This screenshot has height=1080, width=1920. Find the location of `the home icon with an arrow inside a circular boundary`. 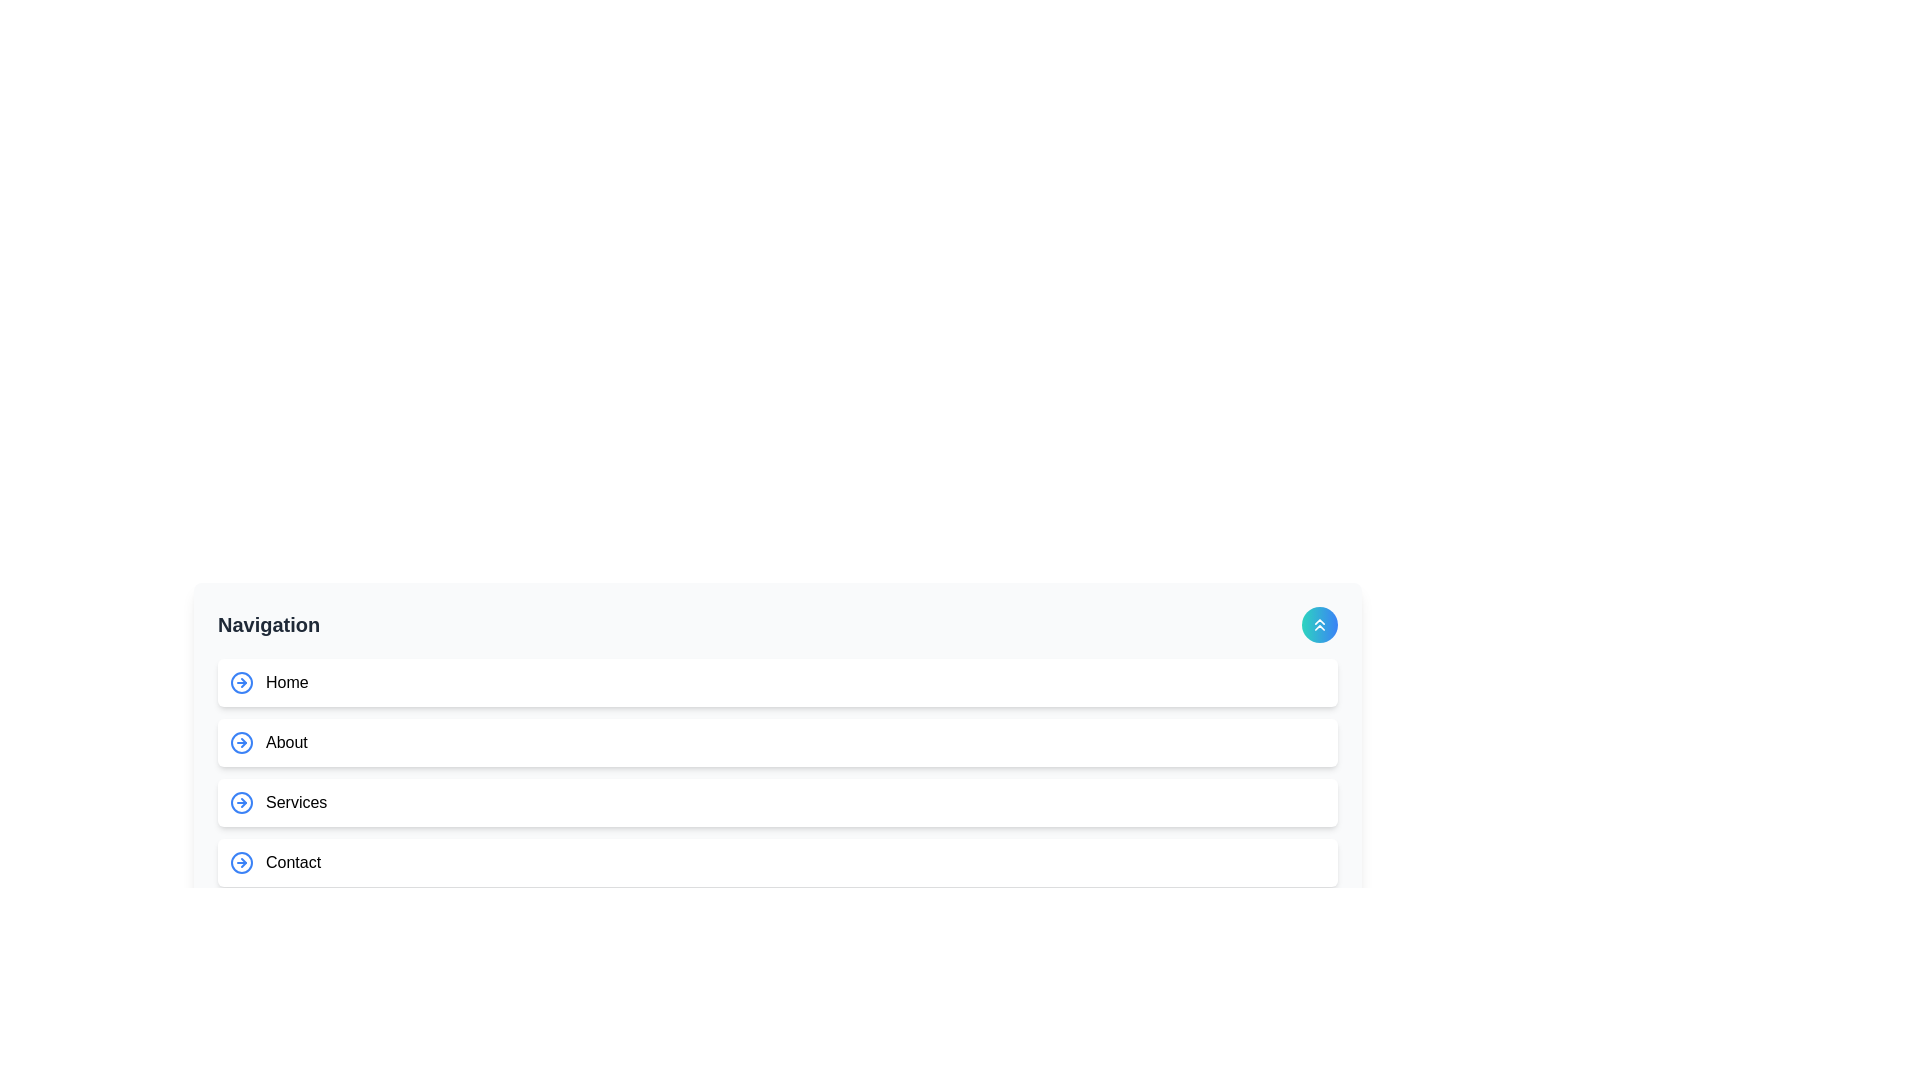

the home icon with an arrow inside a circular boundary is located at coordinates (240, 681).